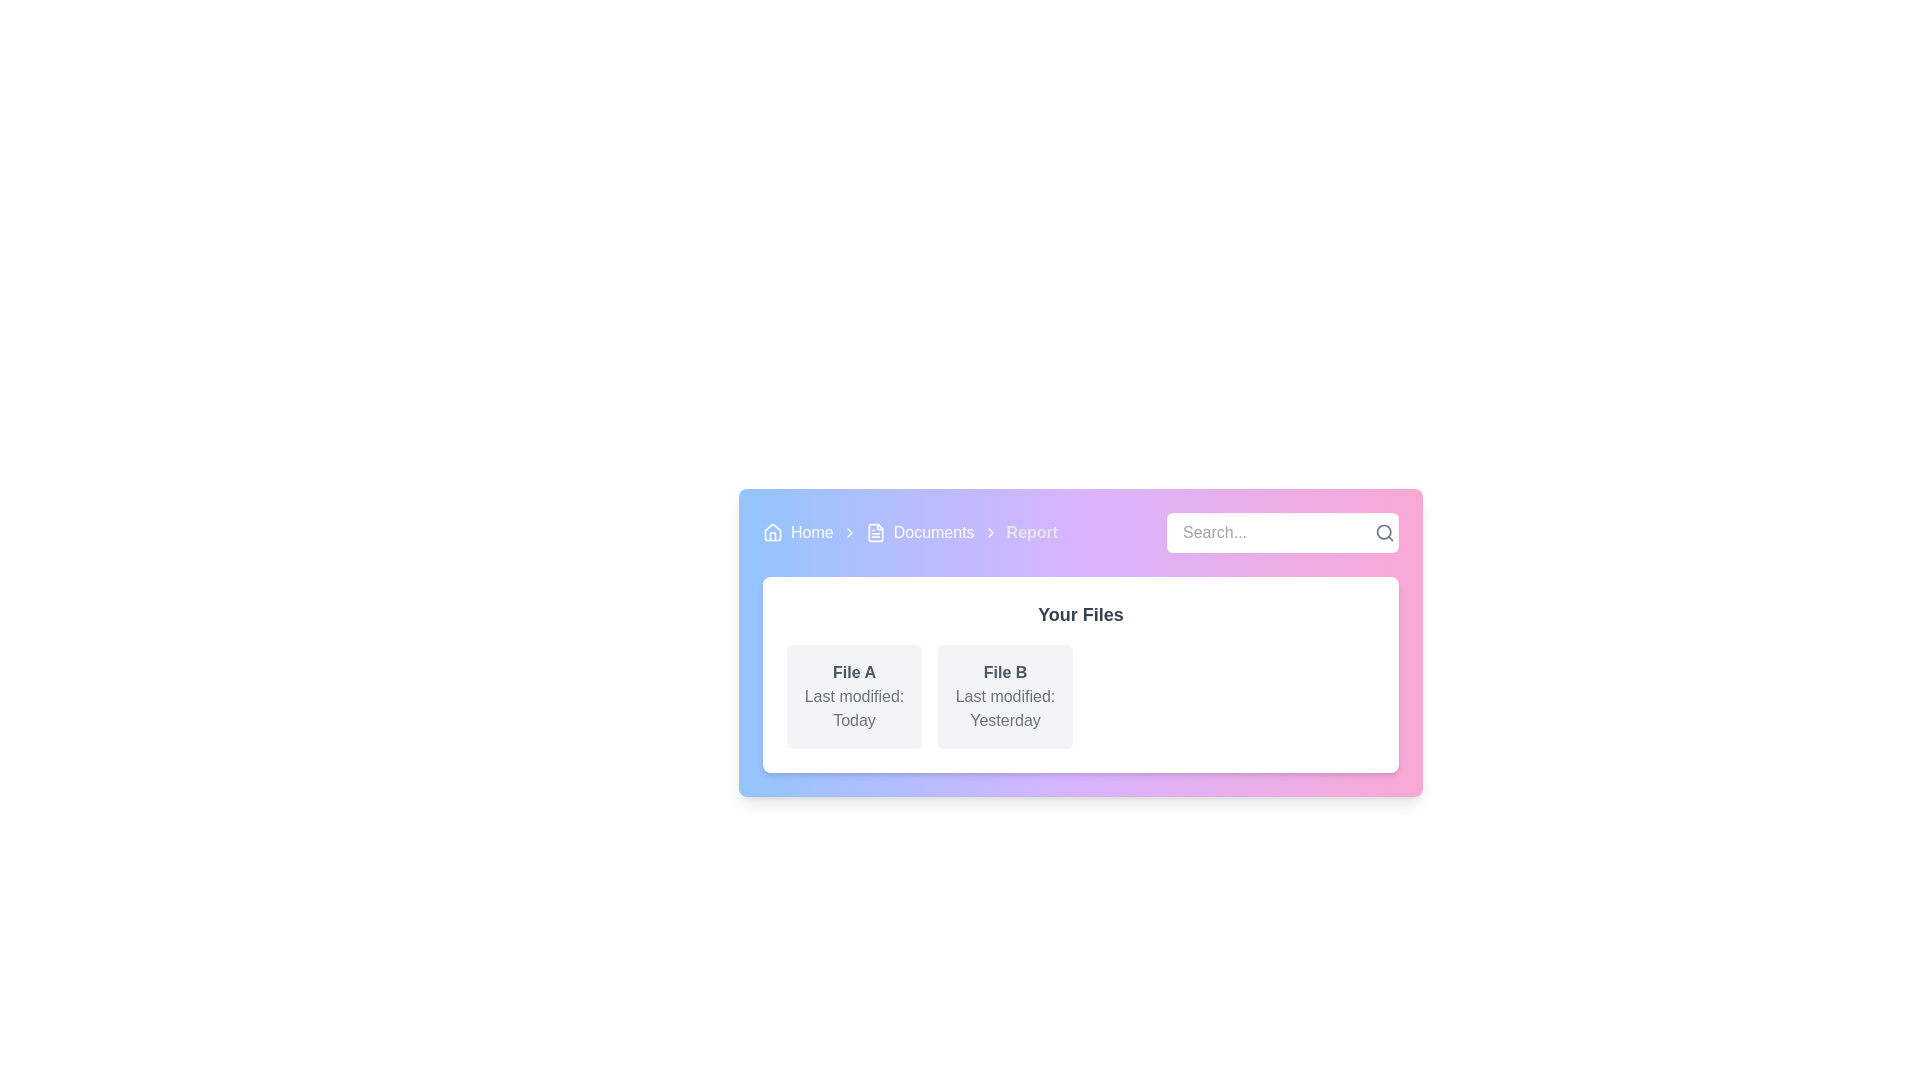 The image size is (1920, 1080). I want to click on the 'Documents' text link, which is styled with a light-blue and pink gradient and shows an underline effect on hover, located in the upper breadcrumb navigation between 'Home' and 'Report', so click(933, 531).